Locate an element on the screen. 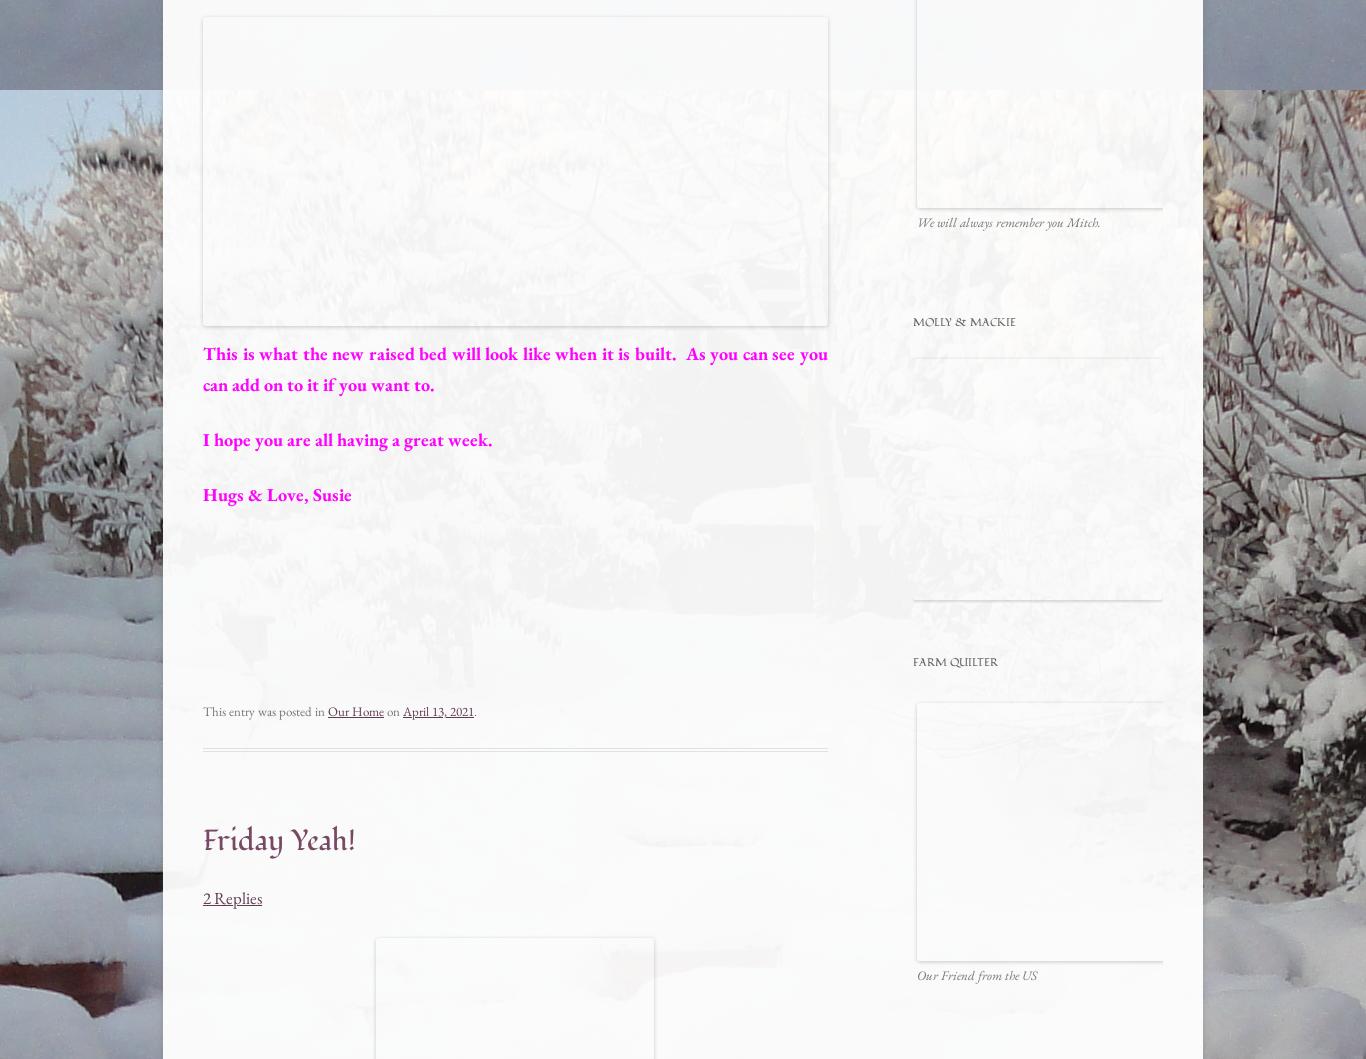 The height and width of the screenshot is (1059, 1366). '2 Replies' is located at coordinates (232, 896).